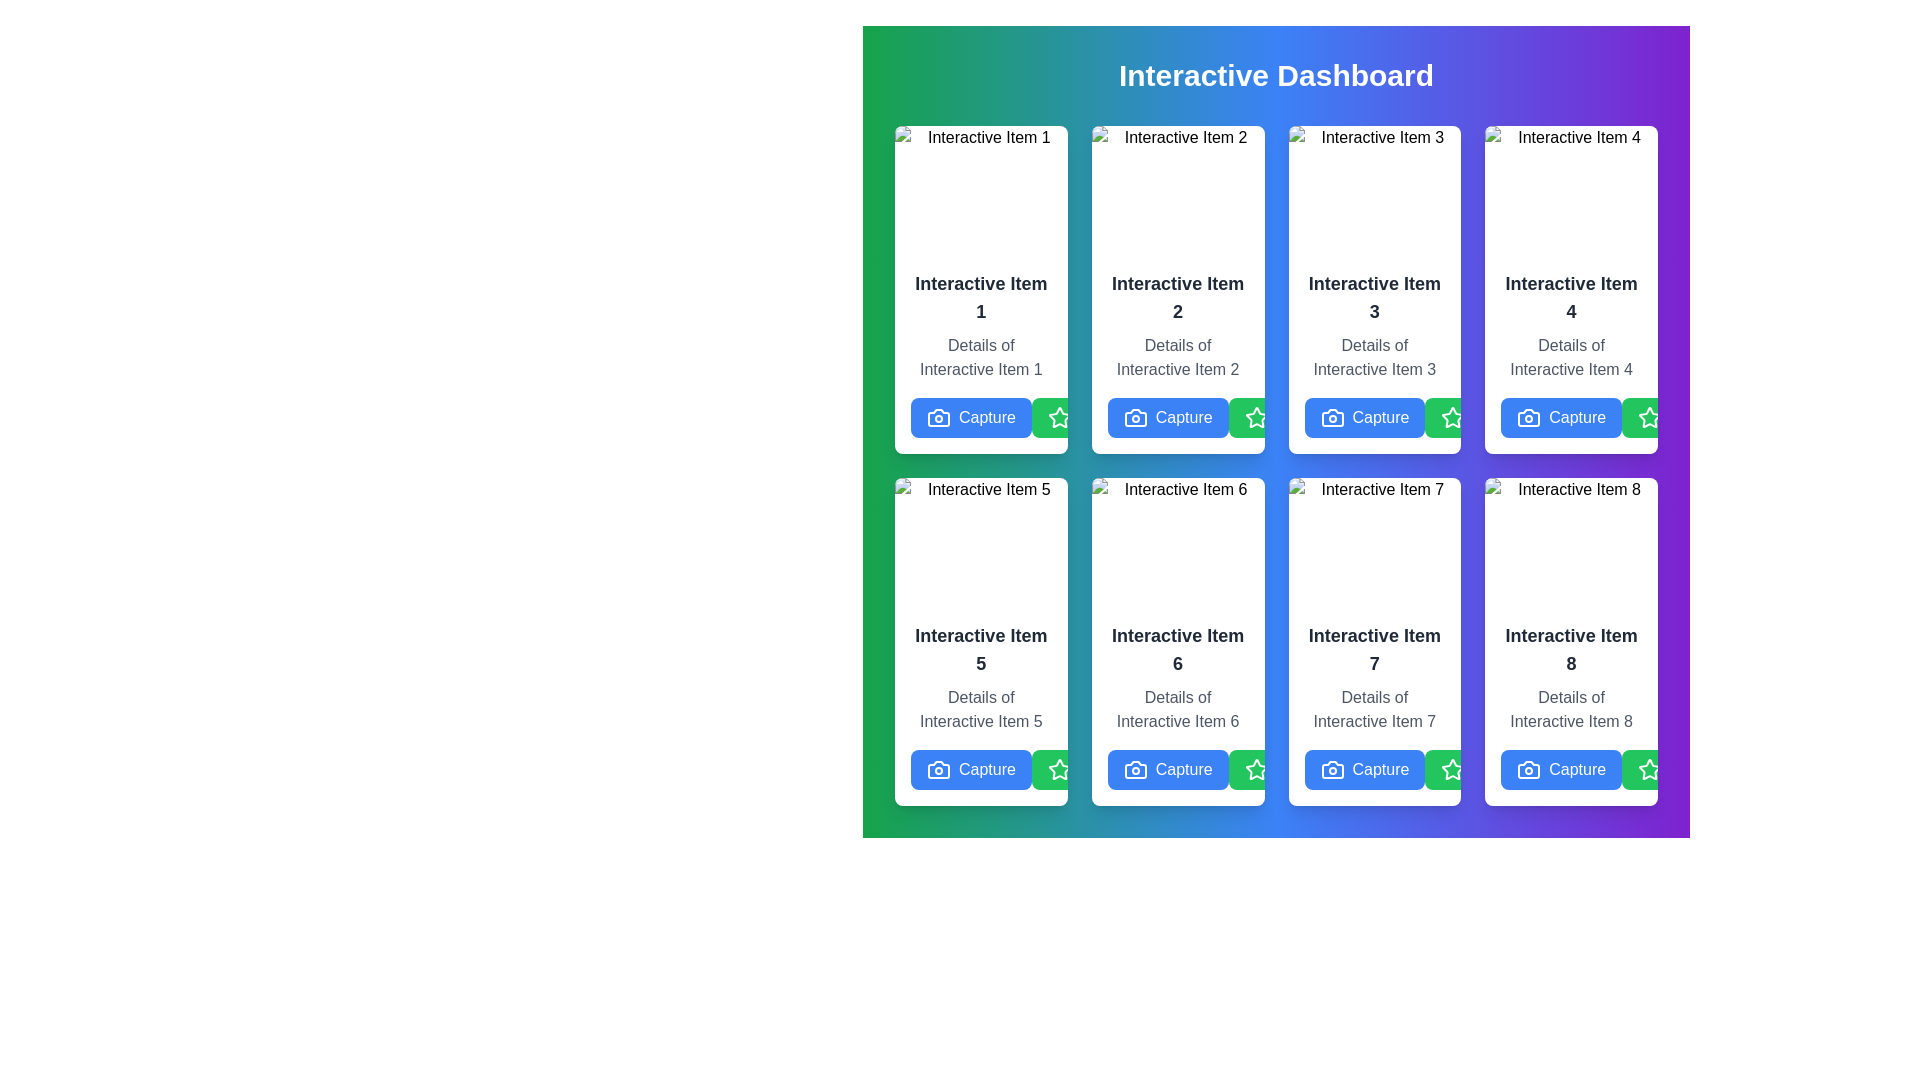 This screenshot has width=1920, height=1080. What do you see at coordinates (1570, 416) in the screenshot?
I see `the rectangular button with a blue background and rounded corners labeled 'Capture', located in the 'Interactive Item 4' card` at bounding box center [1570, 416].